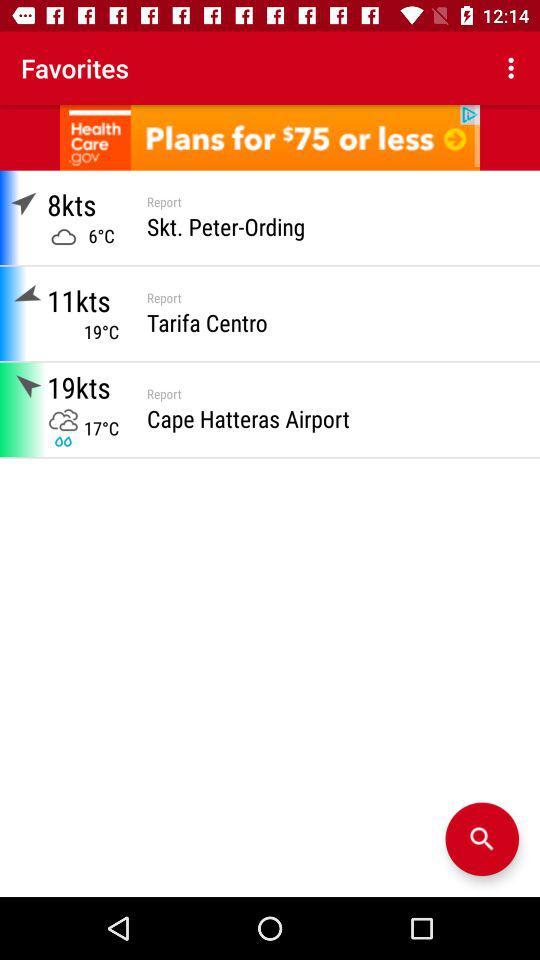 The height and width of the screenshot is (960, 540). Describe the element at coordinates (481, 839) in the screenshot. I see `the search icon` at that location.